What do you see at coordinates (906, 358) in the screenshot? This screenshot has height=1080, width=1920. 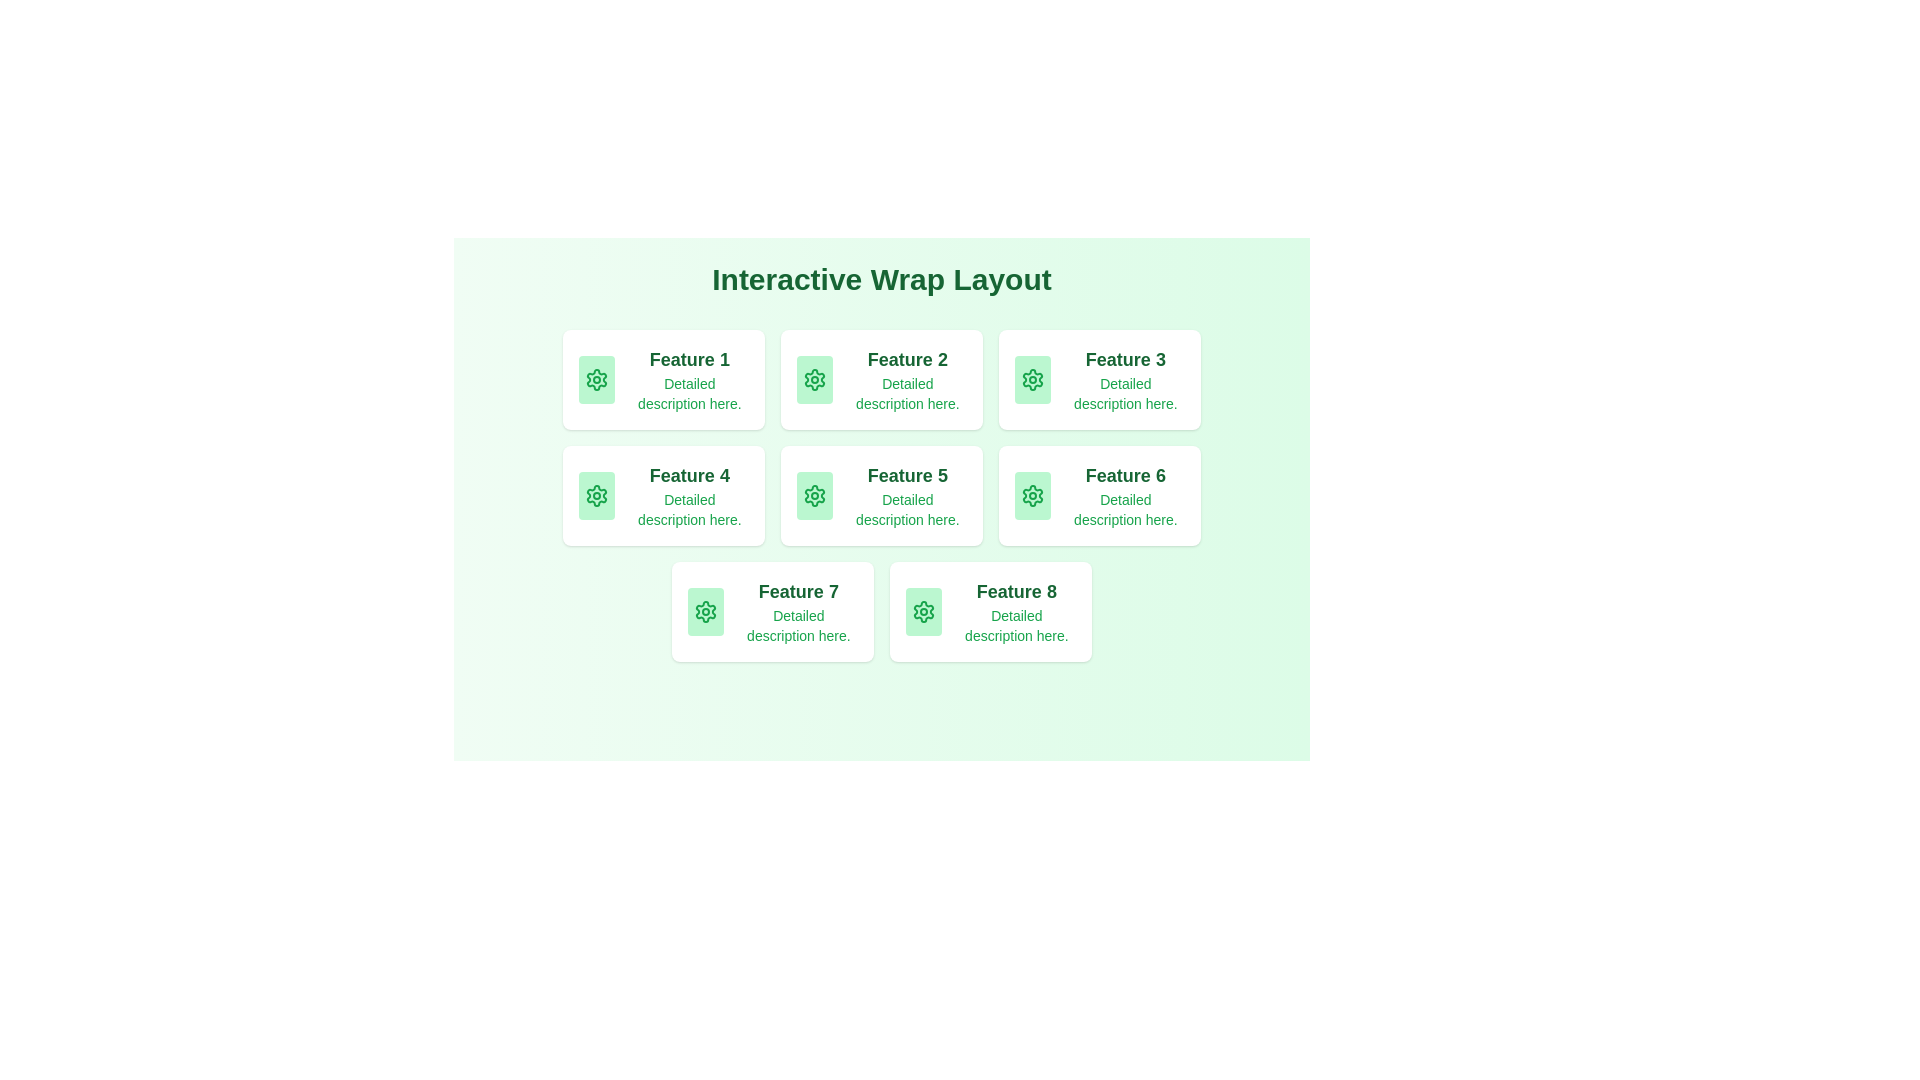 I see `the Text label serving as the header for the 'Feature 2' feature panel, located in the top row and second column of the grid layout under 'Interactive Wrap Layout'` at bounding box center [906, 358].